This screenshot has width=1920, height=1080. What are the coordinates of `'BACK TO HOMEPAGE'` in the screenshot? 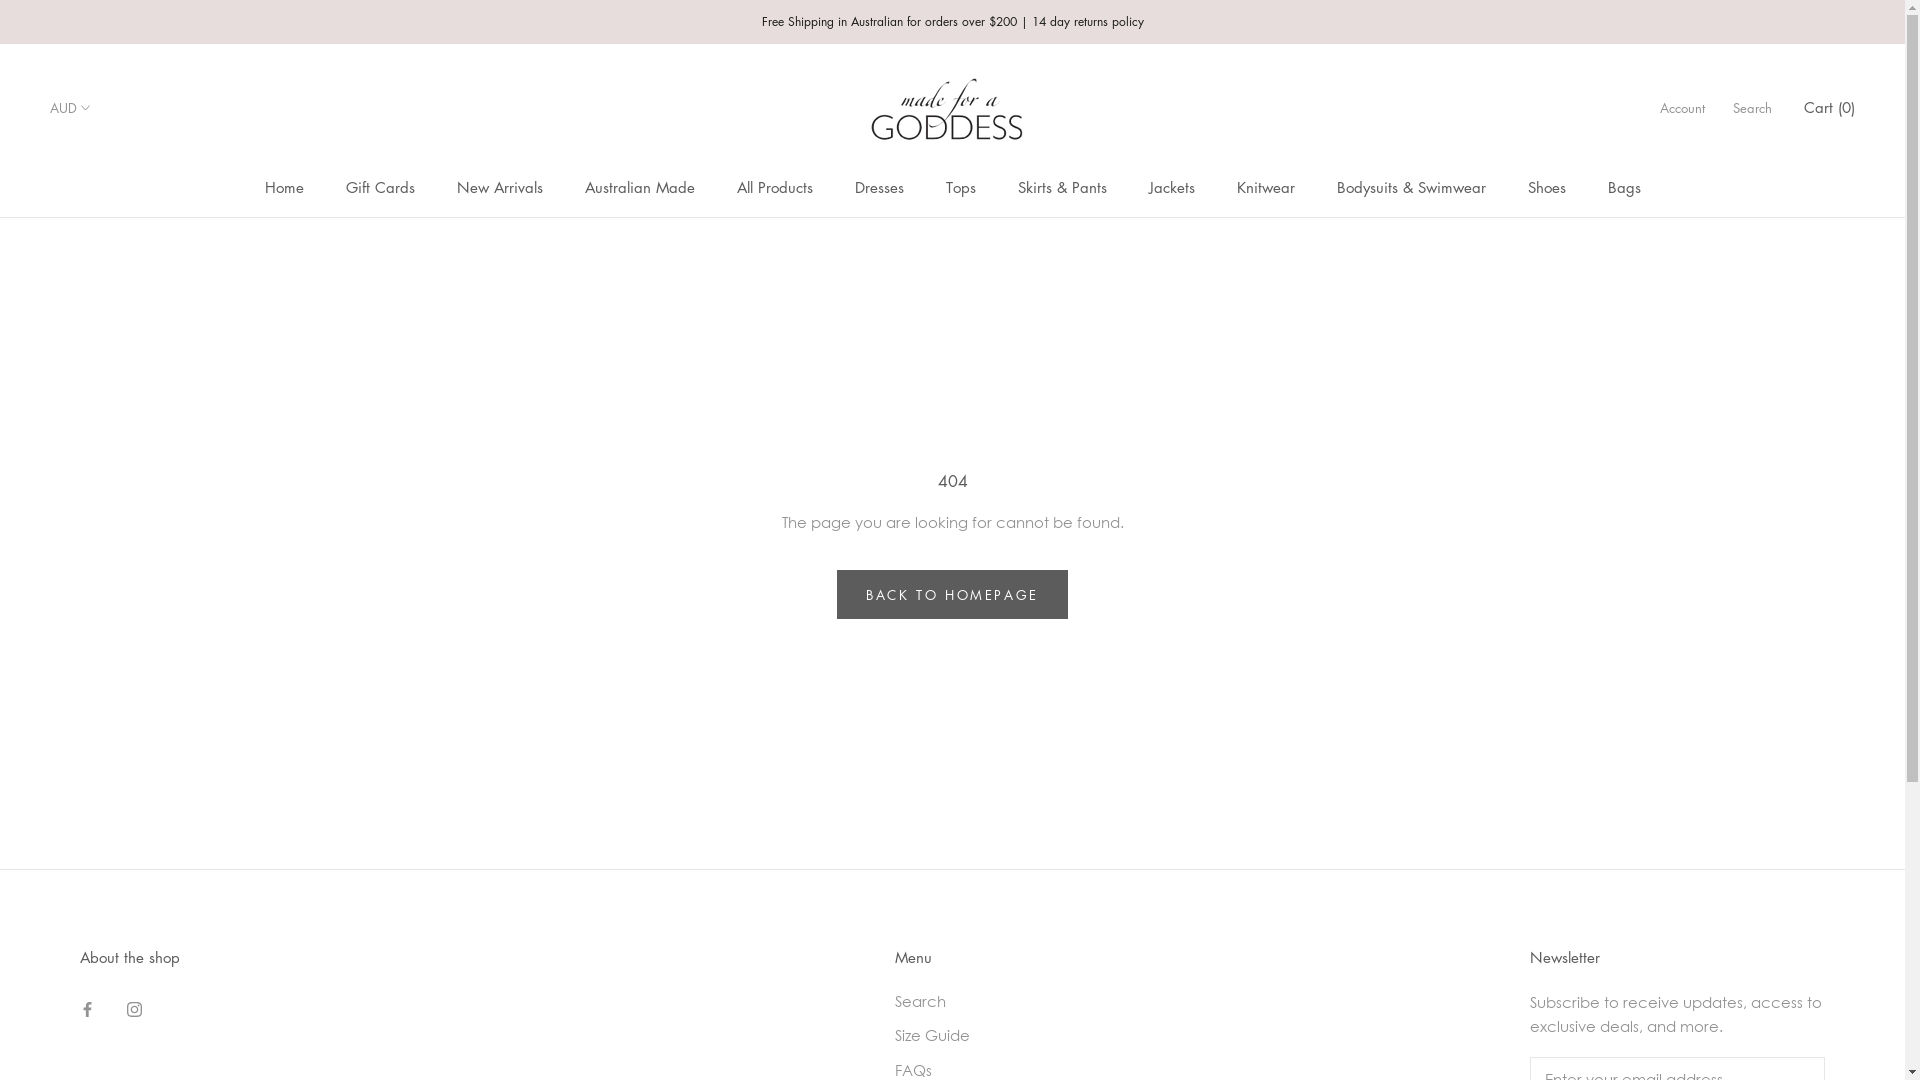 It's located at (951, 593).